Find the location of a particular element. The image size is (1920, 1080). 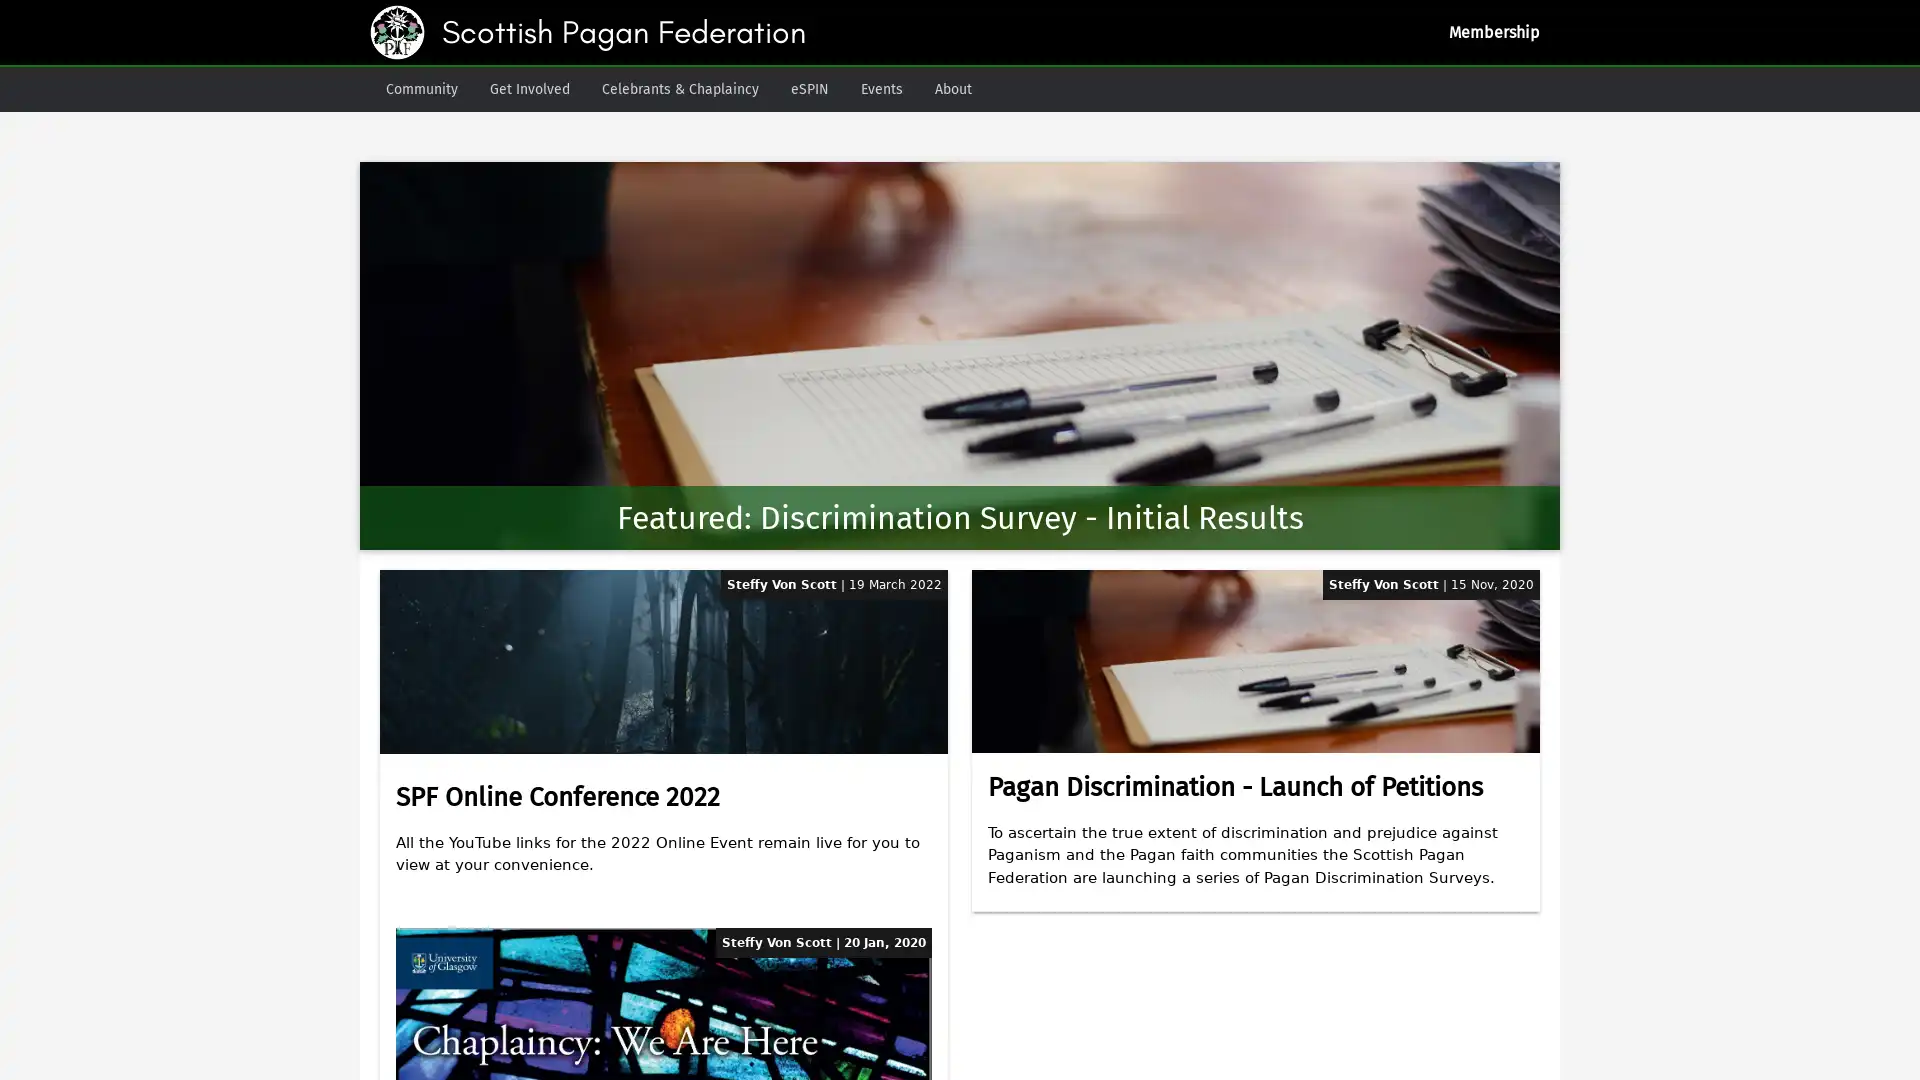

Get Involved is located at coordinates (529, 88).